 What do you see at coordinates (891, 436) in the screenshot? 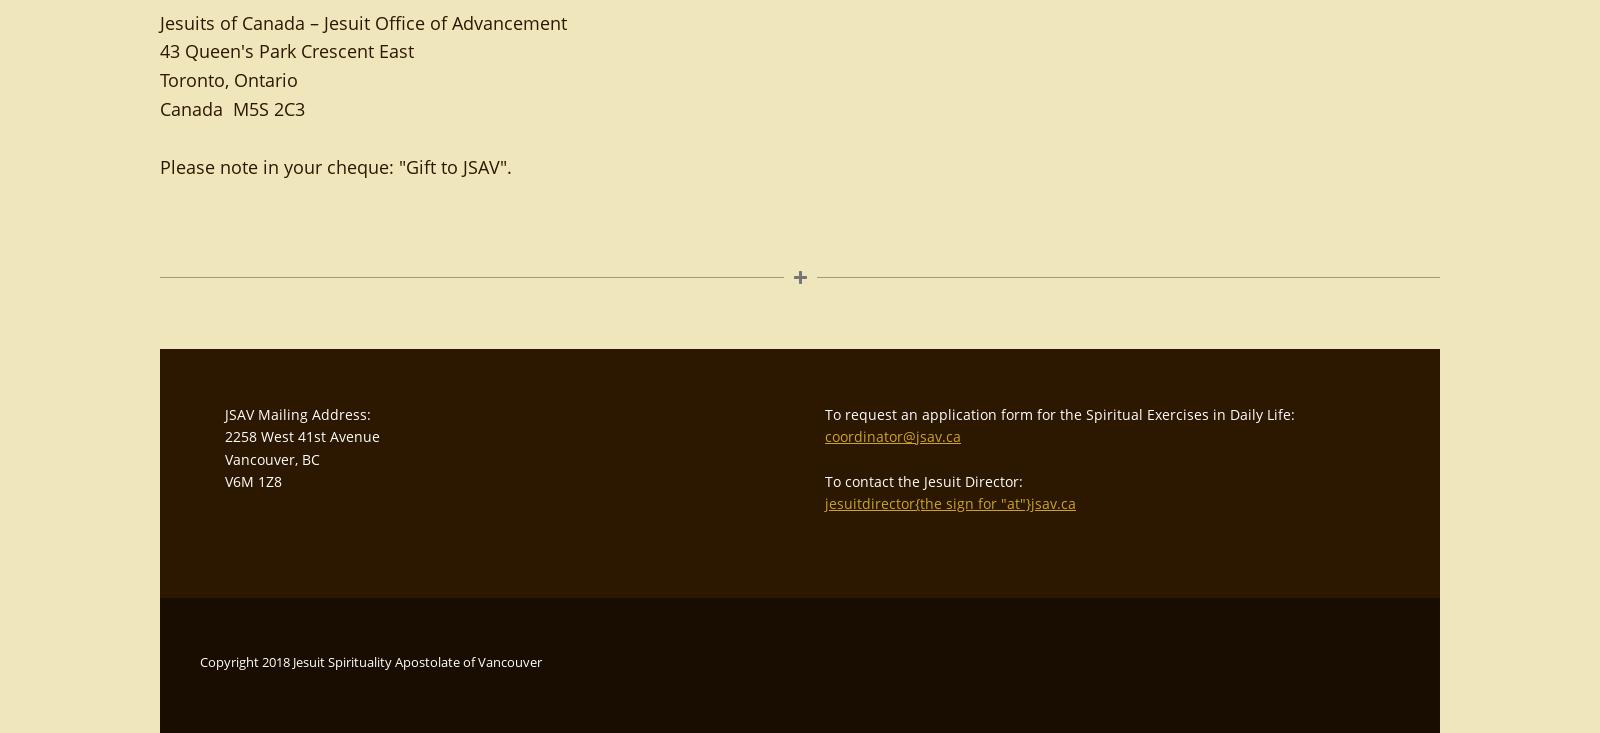
I see `'coordinator@jsav.ca'` at bounding box center [891, 436].